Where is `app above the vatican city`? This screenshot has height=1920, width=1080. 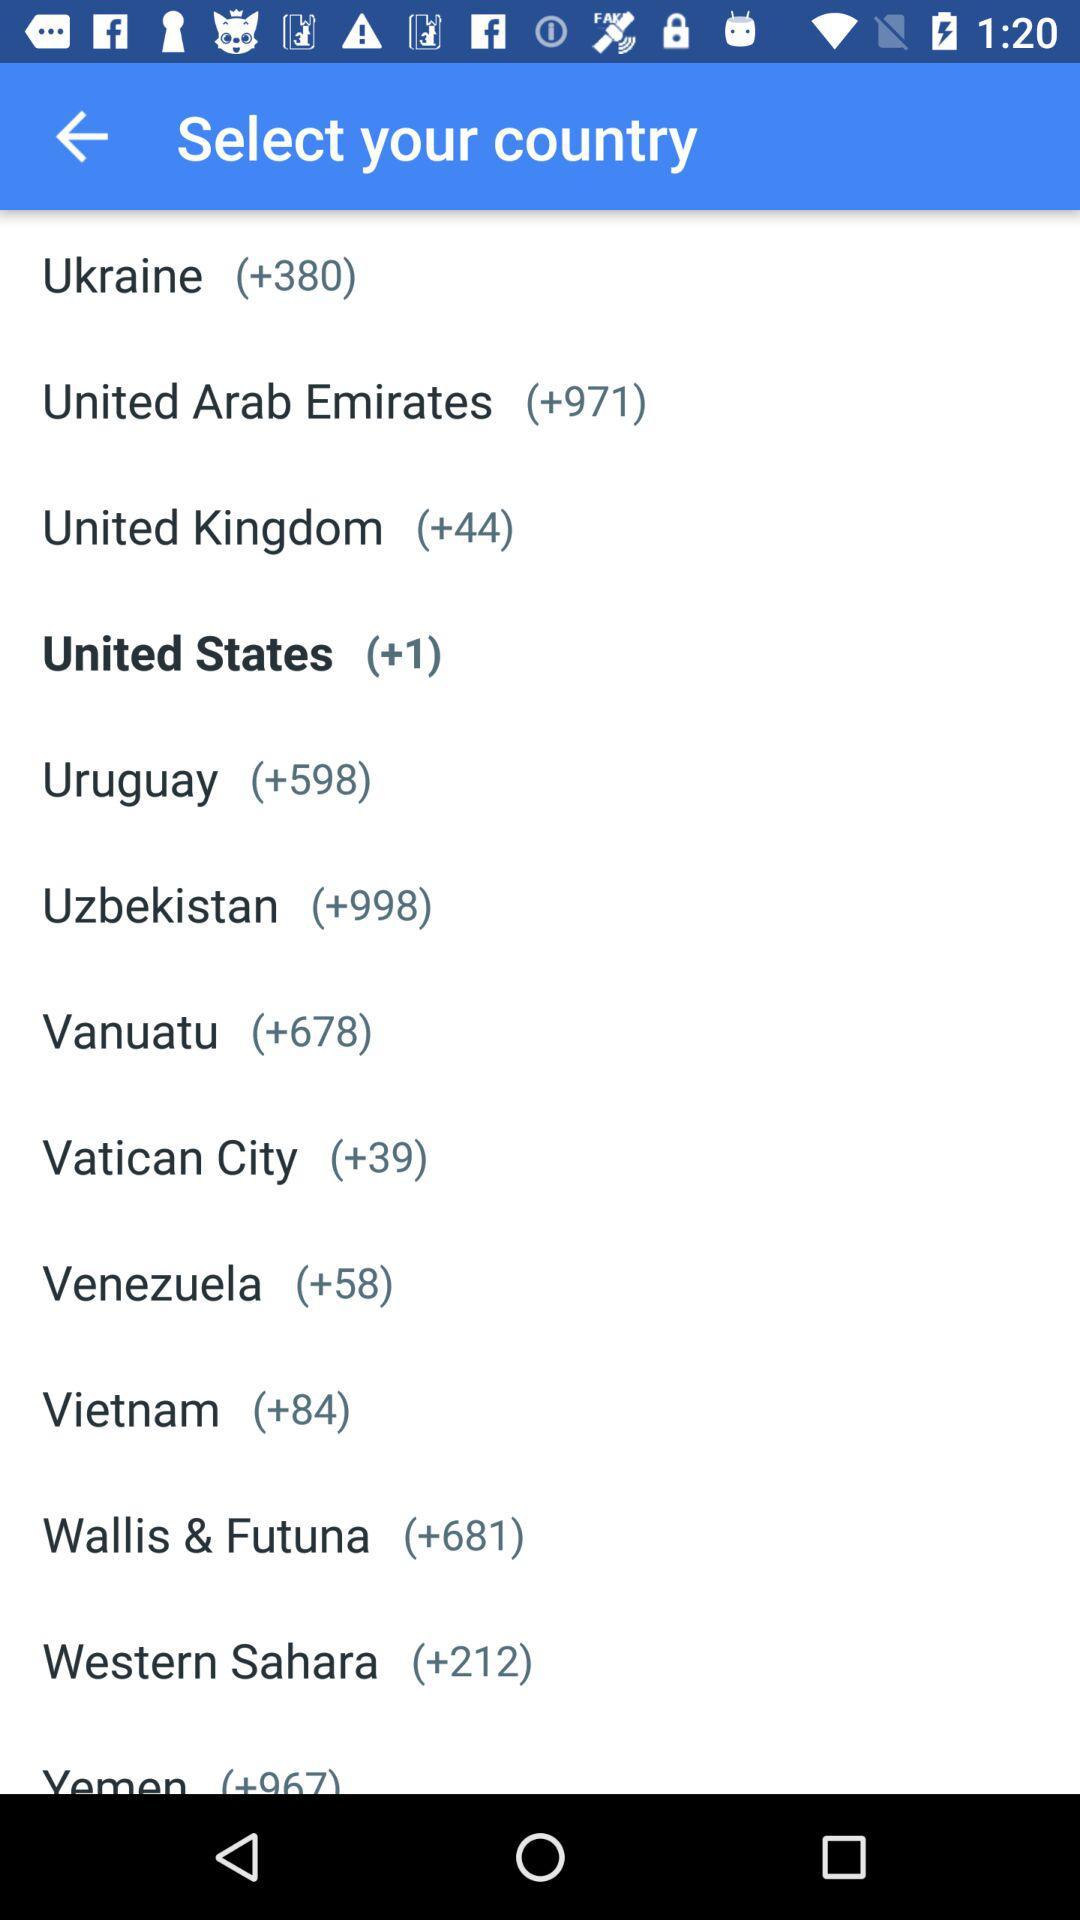
app above the vatican city is located at coordinates (130, 1029).